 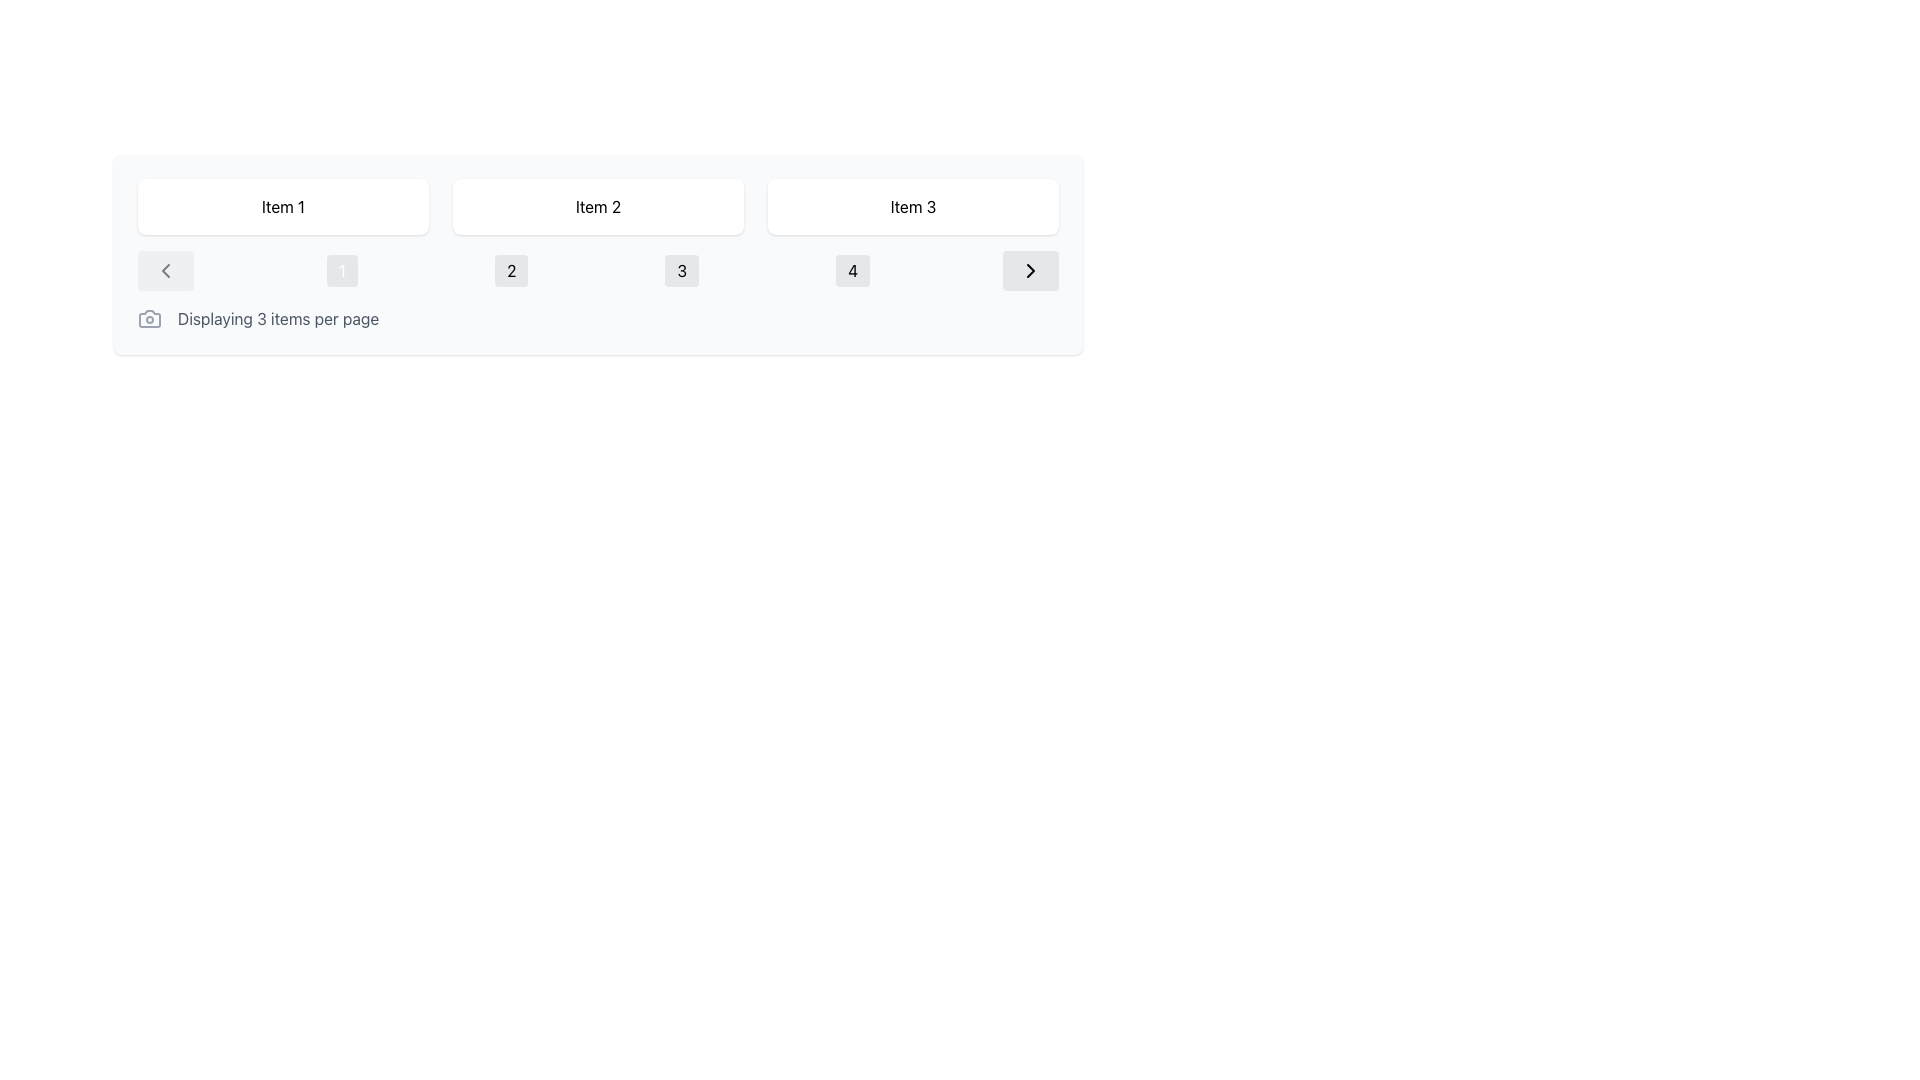 What do you see at coordinates (148, 318) in the screenshot?
I see `the camera icon located in the lower-left section of the horizontal interface bar` at bounding box center [148, 318].